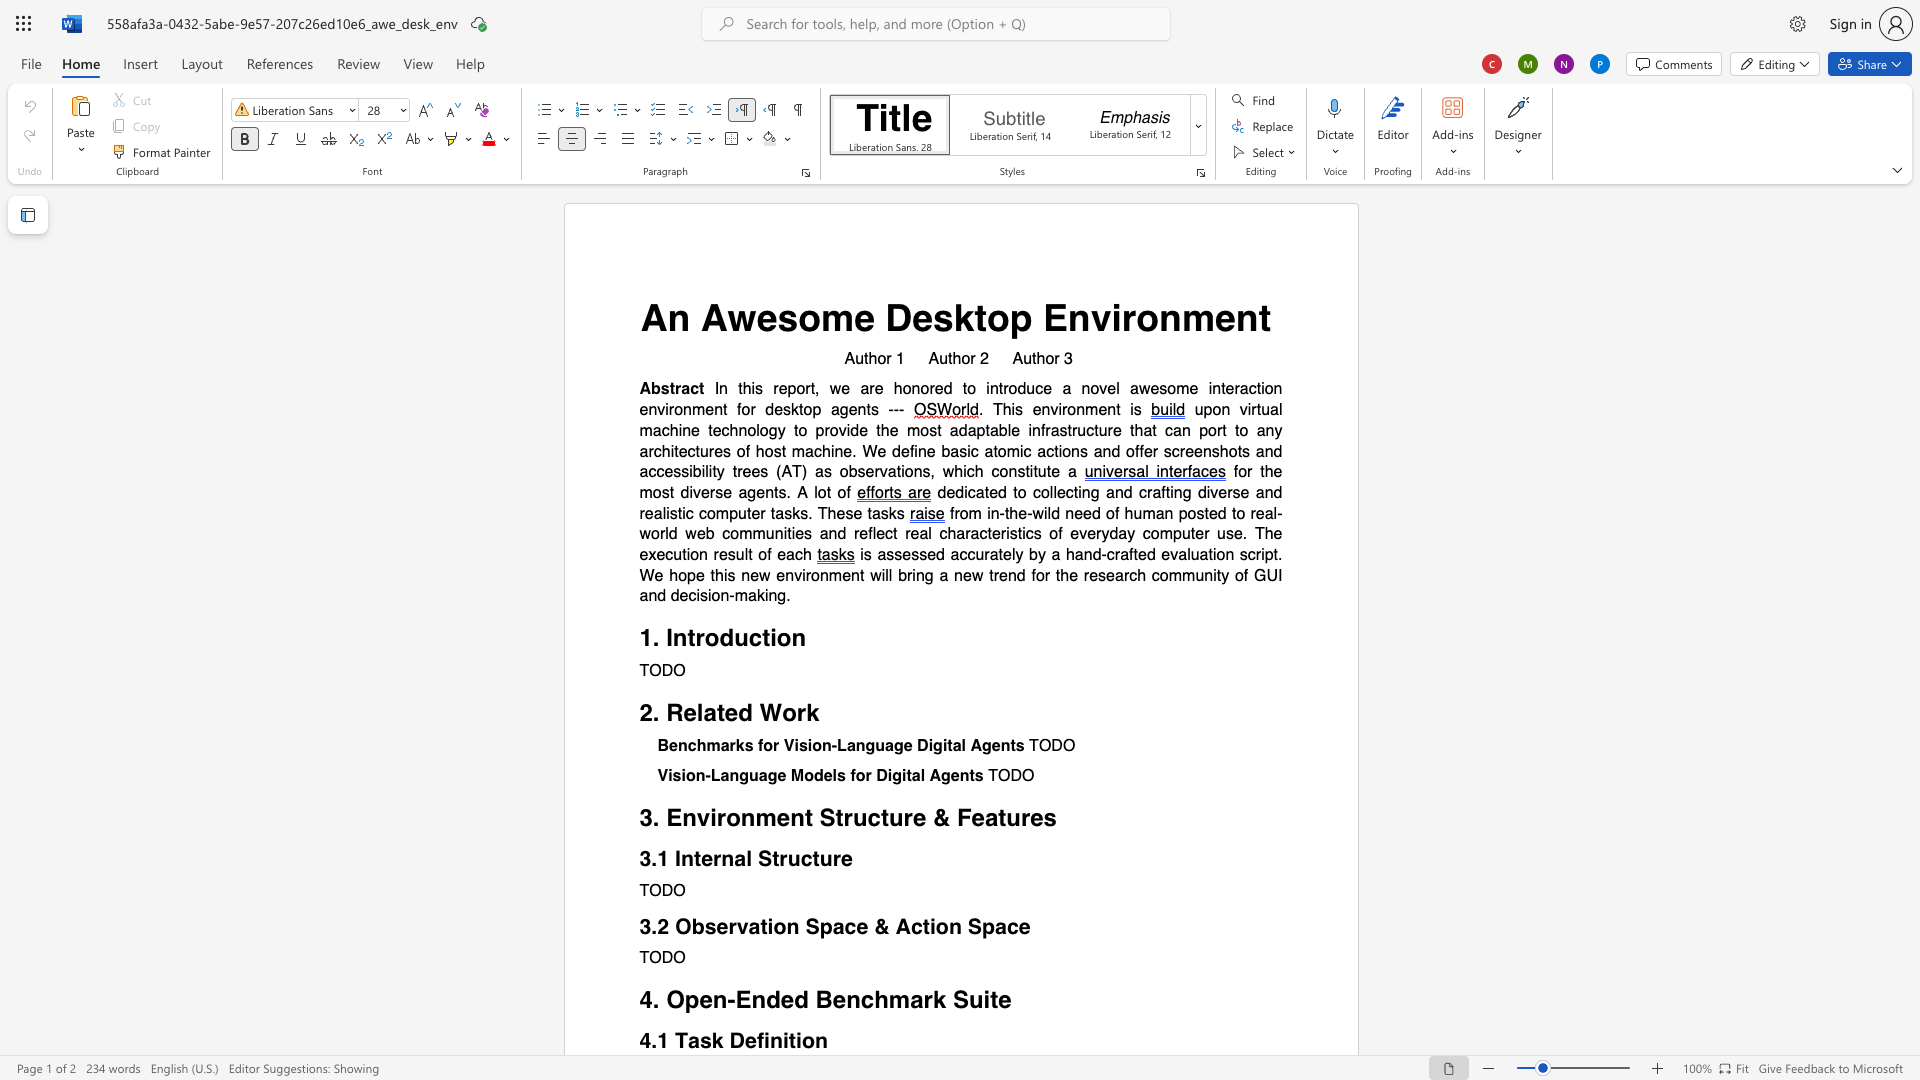 This screenshot has width=1920, height=1080. What do you see at coordinates (815, 1000) in the screenshot?
I see `the subset text "Benchma" within the text "4. Open-Ended Benchmark Suite"` at bounding box center [815, 1000].